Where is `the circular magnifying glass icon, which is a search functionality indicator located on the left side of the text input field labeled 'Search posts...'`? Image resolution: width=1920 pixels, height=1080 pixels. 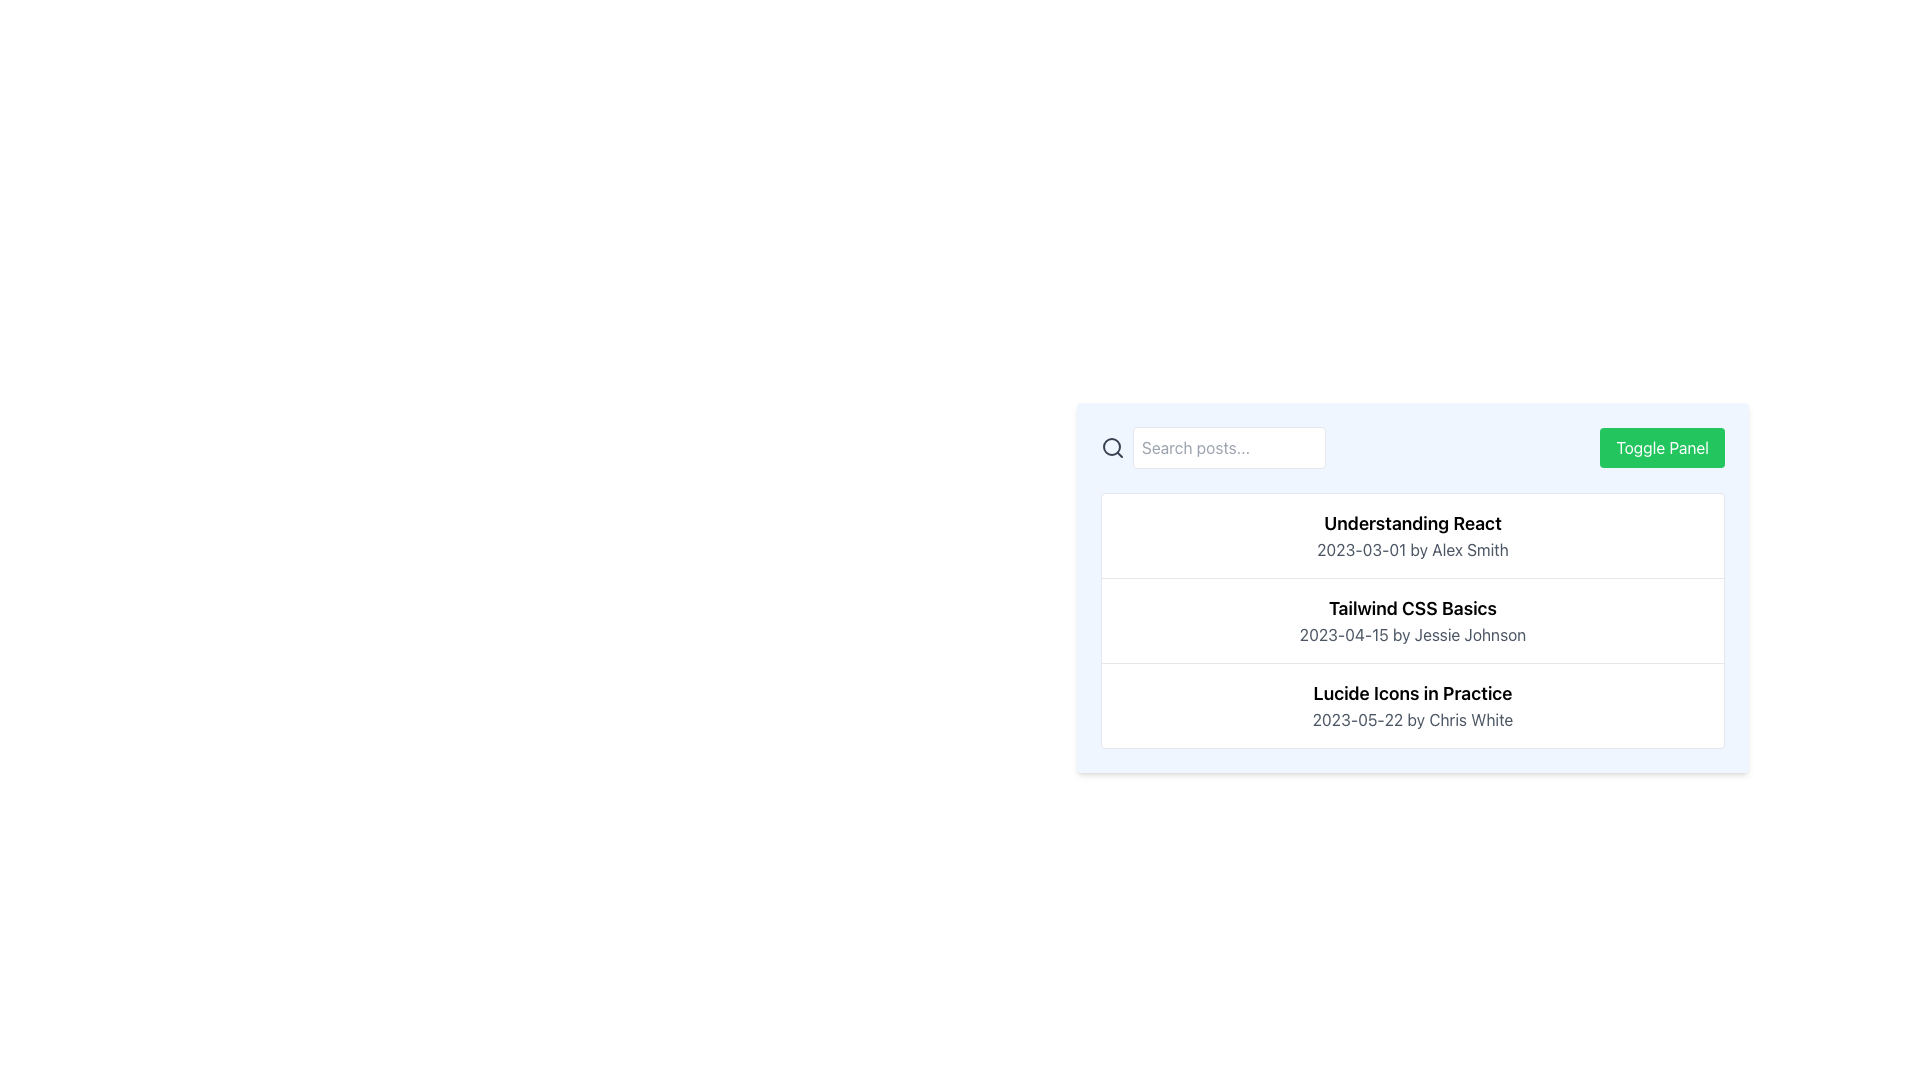 the circular magnifying glass icon, which is a search functionality indicator located on the left side of the text input field labeled 'Search posts...' is located at coordinates (1112, 446).